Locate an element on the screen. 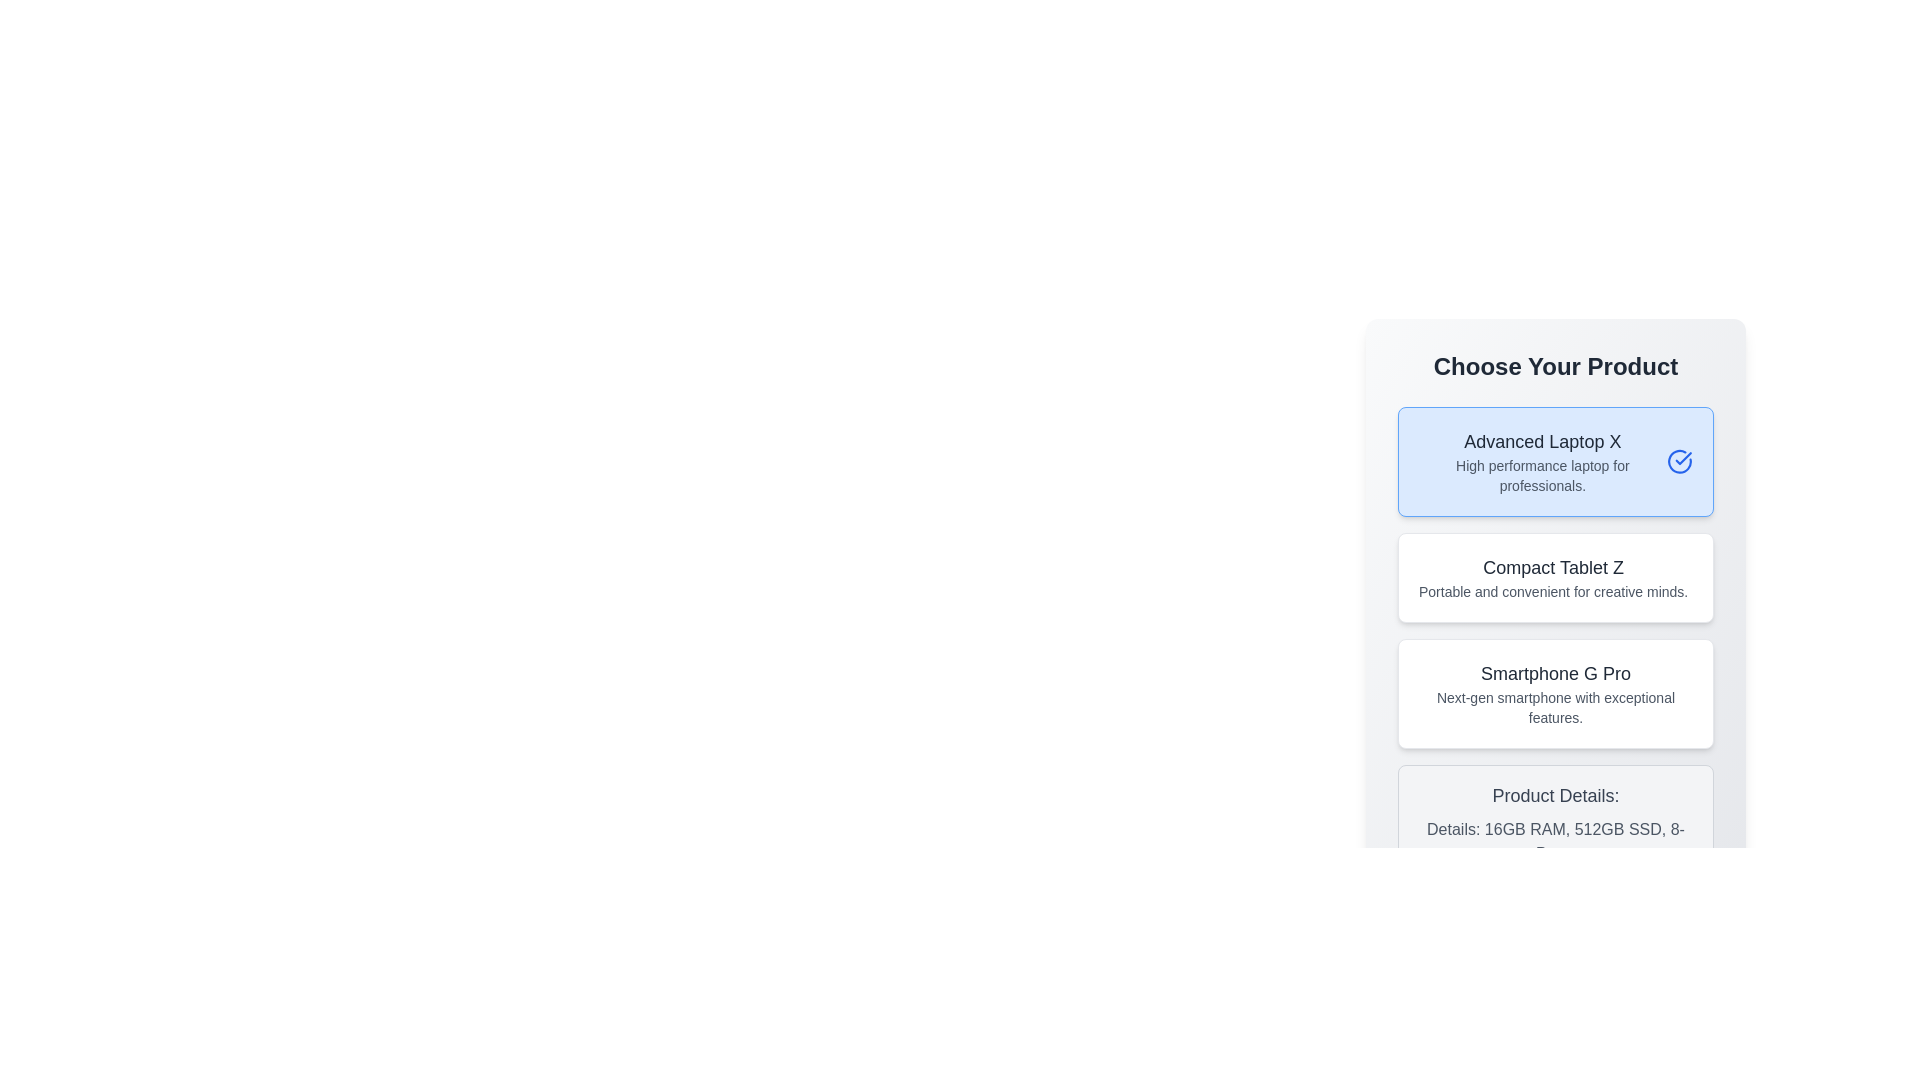 The image size is (1920, 1080). the 'Advanced Laptop X' text display component is located at coordinates (1541, 462).